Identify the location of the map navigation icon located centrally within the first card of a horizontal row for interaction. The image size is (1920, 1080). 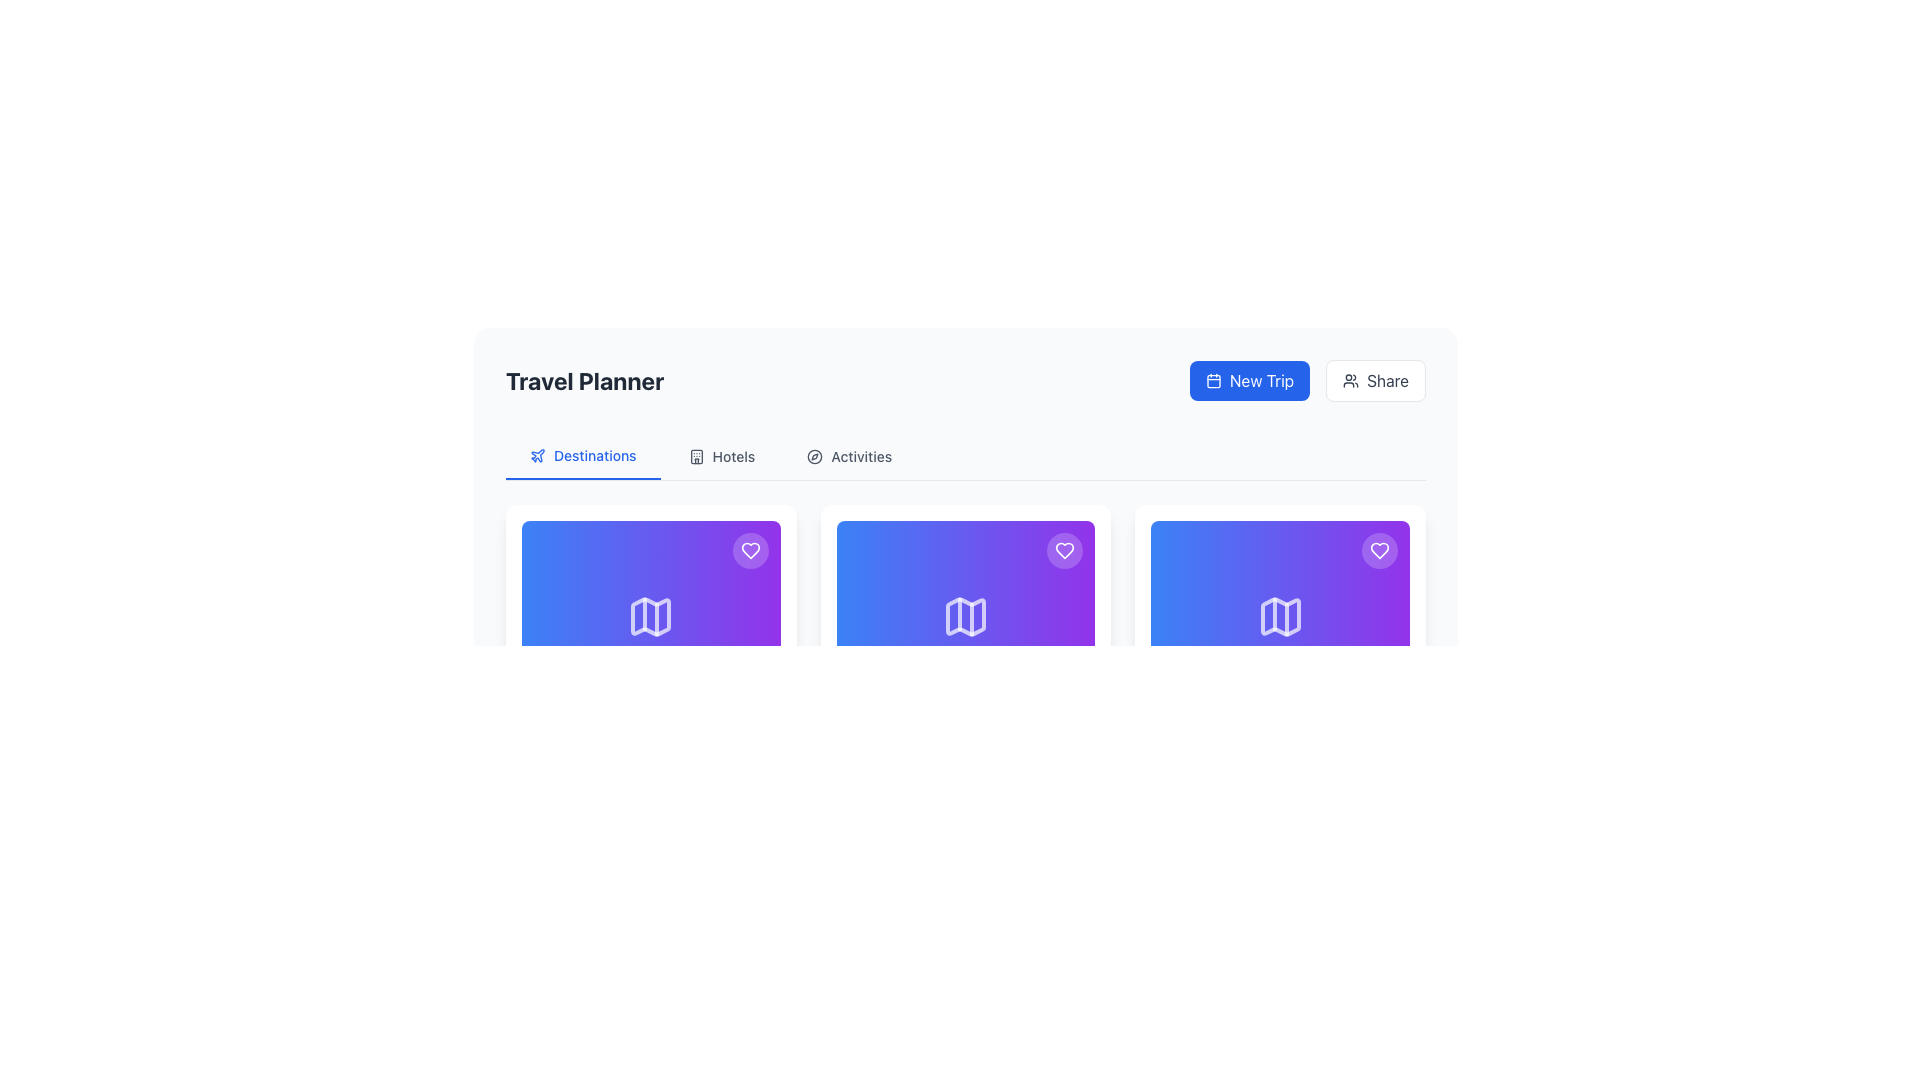
(651, 616).